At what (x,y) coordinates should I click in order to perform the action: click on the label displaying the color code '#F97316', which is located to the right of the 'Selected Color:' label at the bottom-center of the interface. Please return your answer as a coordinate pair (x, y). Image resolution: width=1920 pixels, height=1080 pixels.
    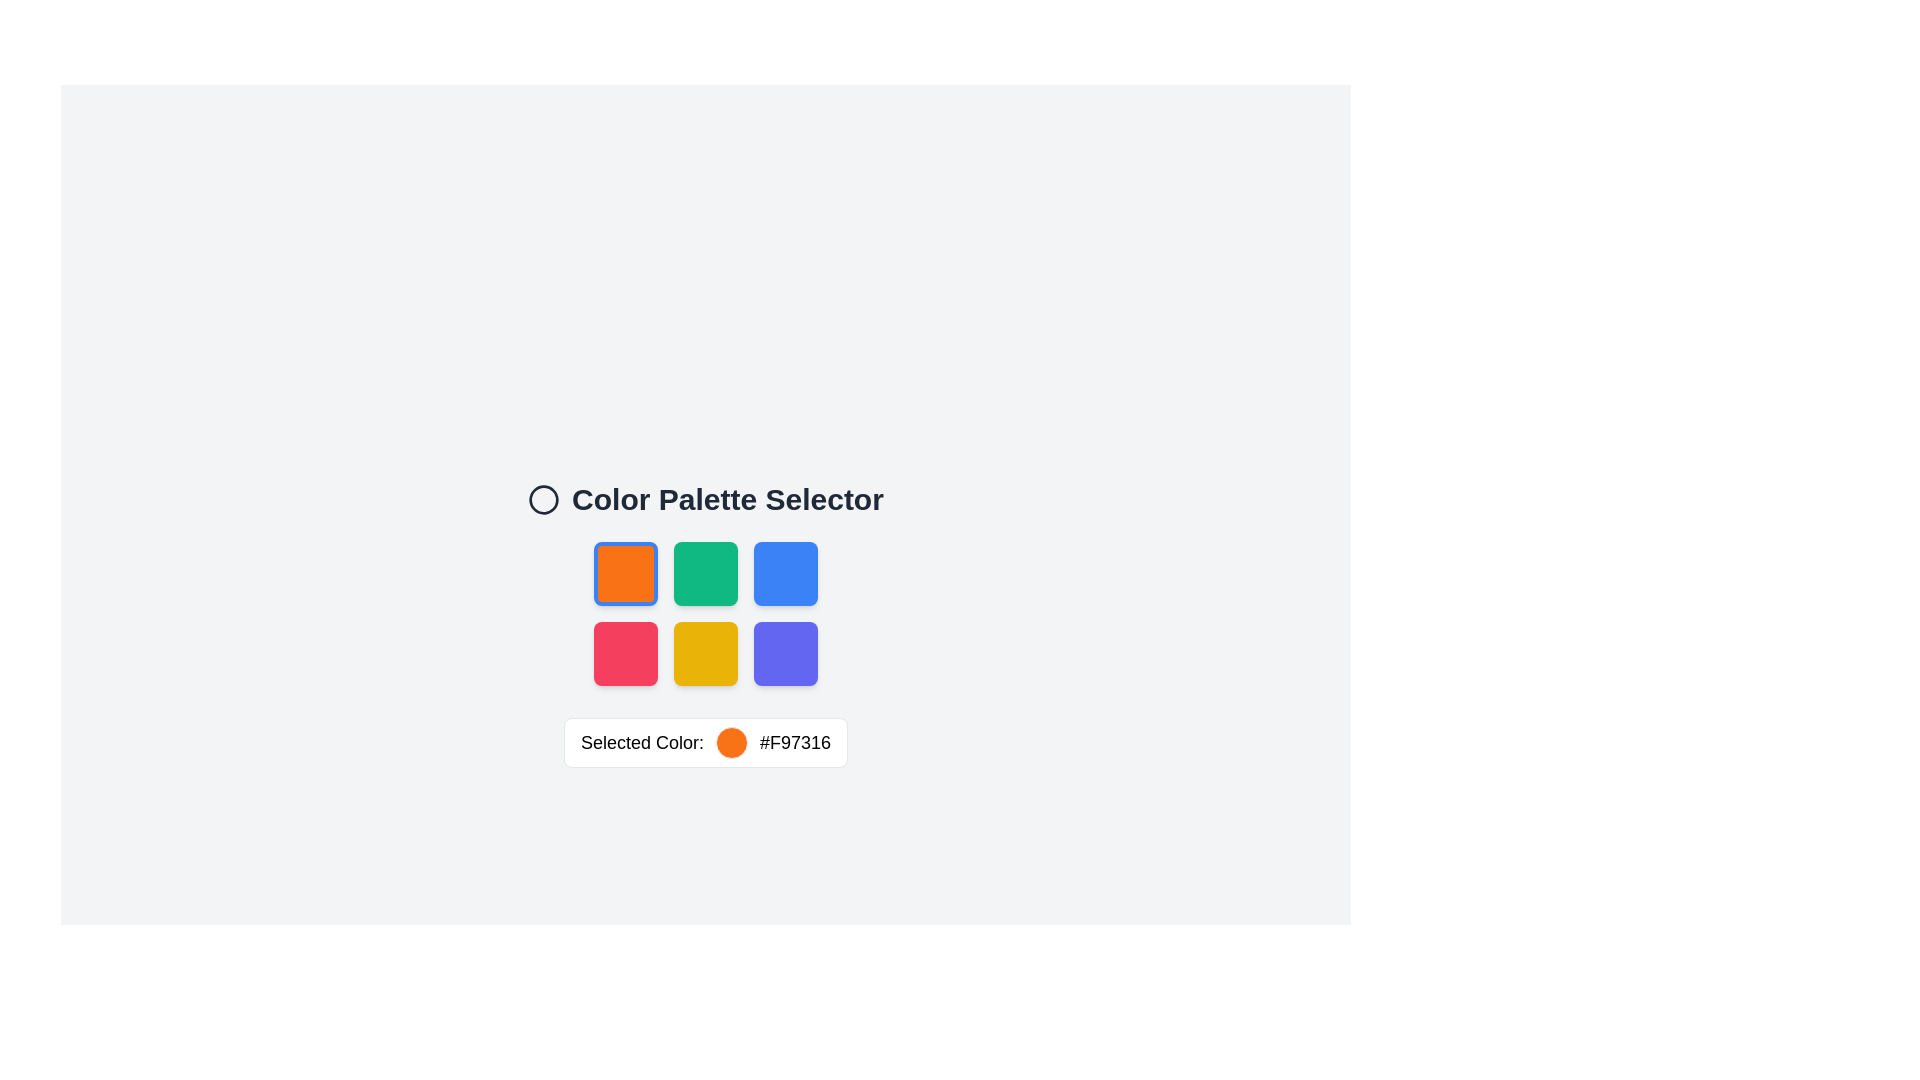
    Looking at the image, I should click on (794, 743).